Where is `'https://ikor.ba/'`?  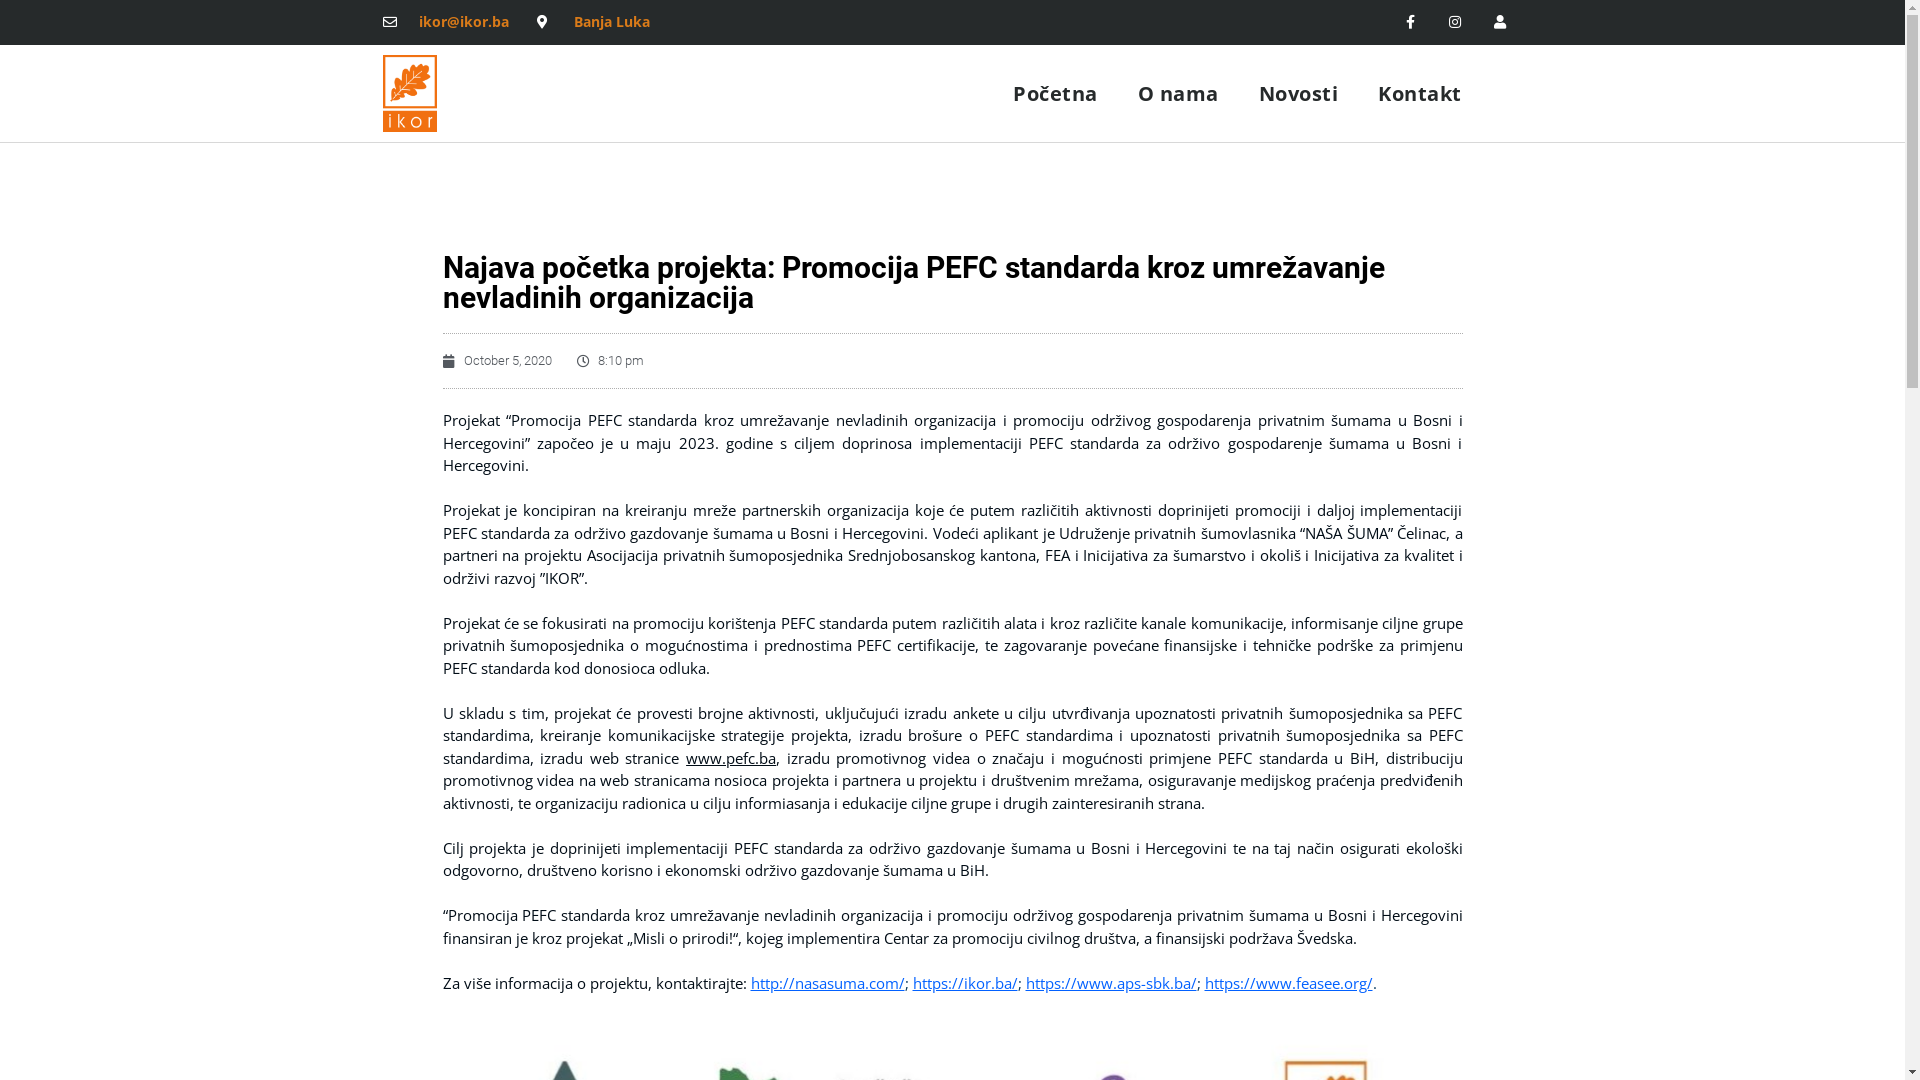
'https://ikor.ba/' is located at coordinates (964, 982).